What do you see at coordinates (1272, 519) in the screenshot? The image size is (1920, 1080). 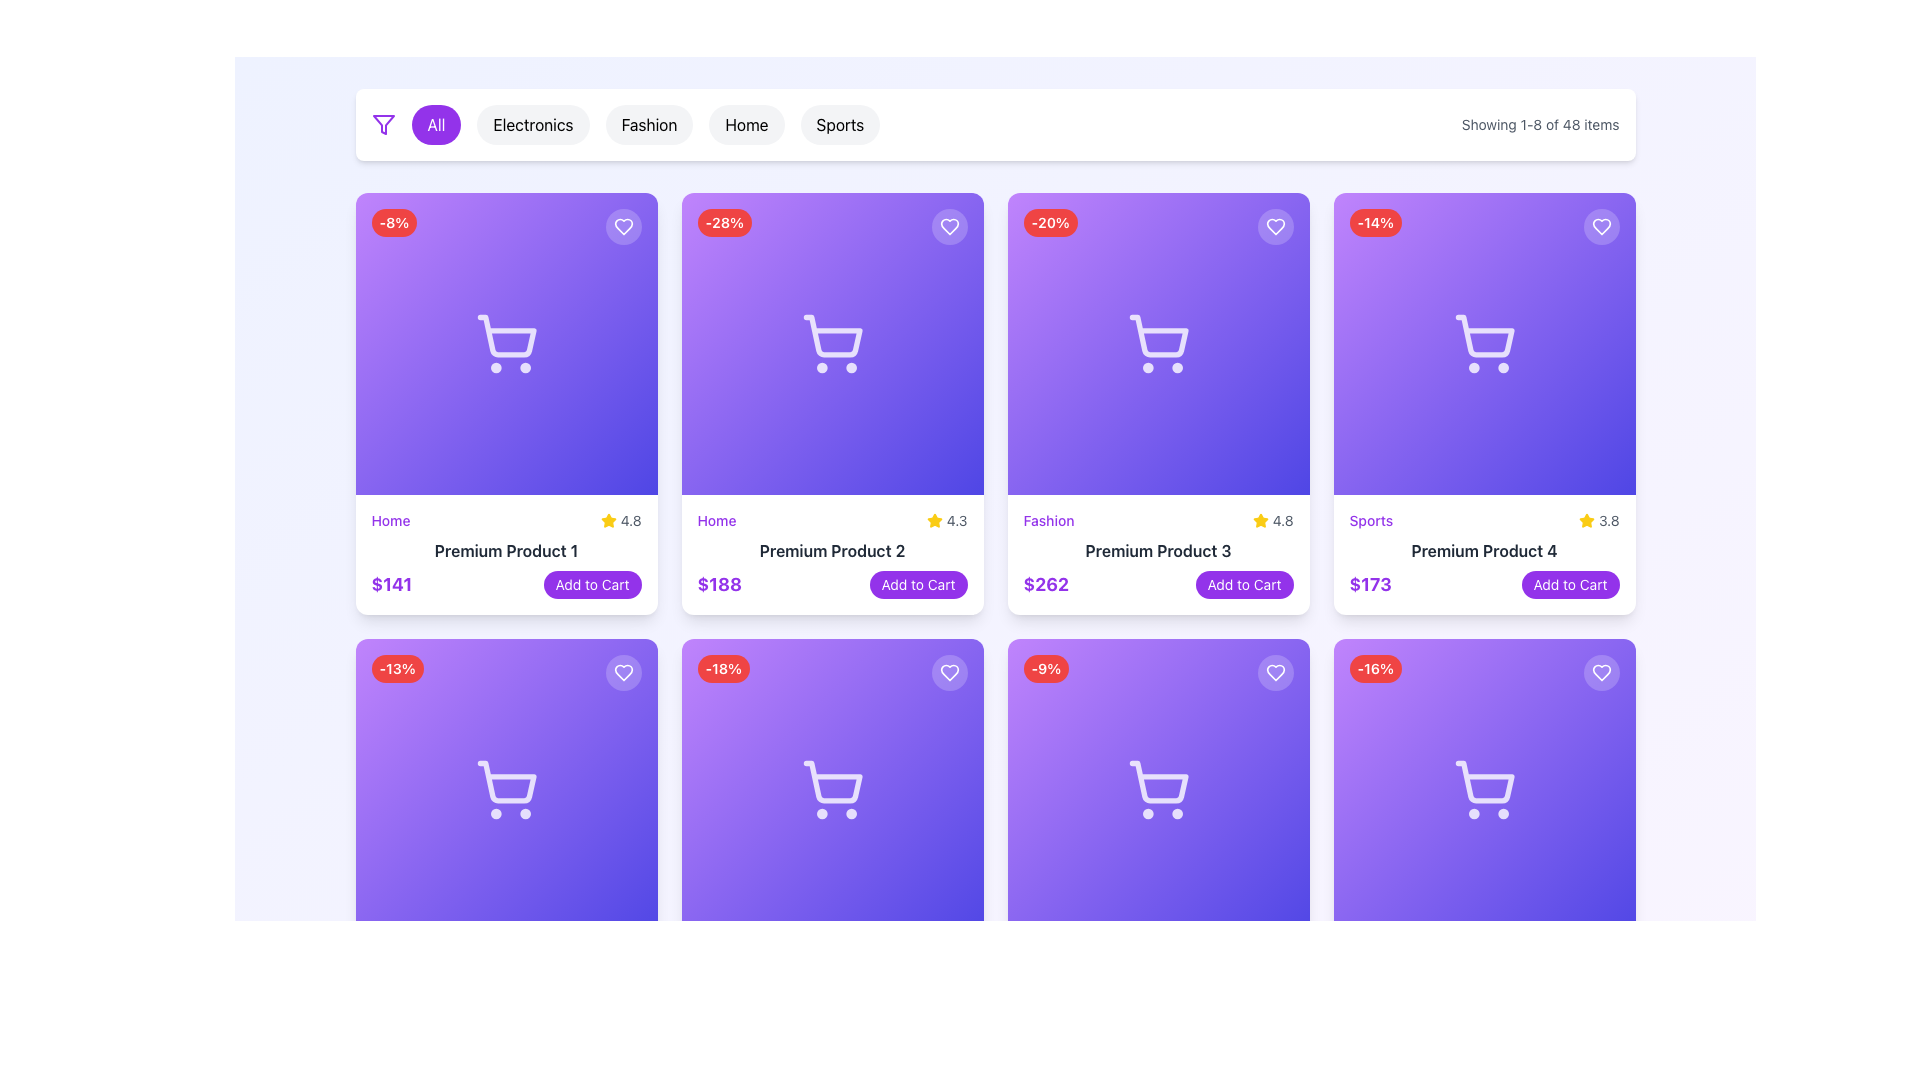 I see `the content of the Rating Display element, which features a bright yellow star icon and the text '4.8' in gray, located in the bottom-right corner of the card for 'Fashion Premium Product 3'` at bounding box center [1272, 519].